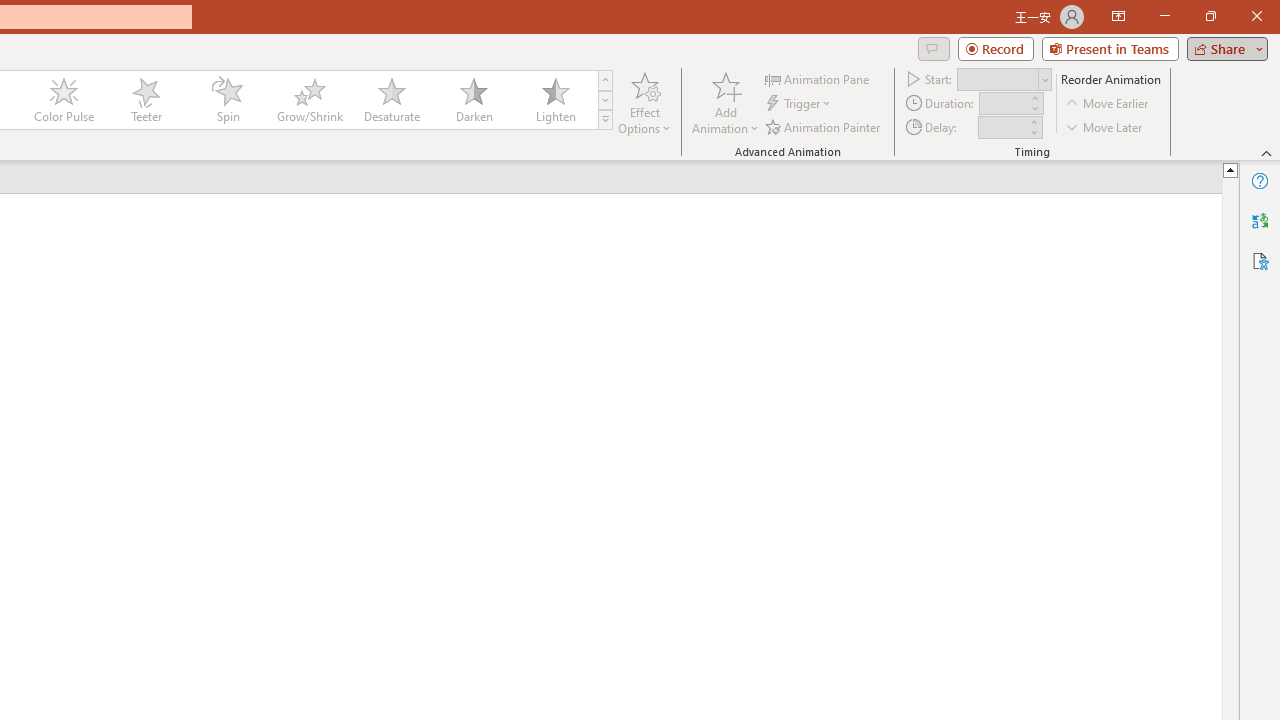  What do you see at coordinates (1104, 127) in the screenshot?
I see `'Move Later'` at bounding box center [1104, 127].